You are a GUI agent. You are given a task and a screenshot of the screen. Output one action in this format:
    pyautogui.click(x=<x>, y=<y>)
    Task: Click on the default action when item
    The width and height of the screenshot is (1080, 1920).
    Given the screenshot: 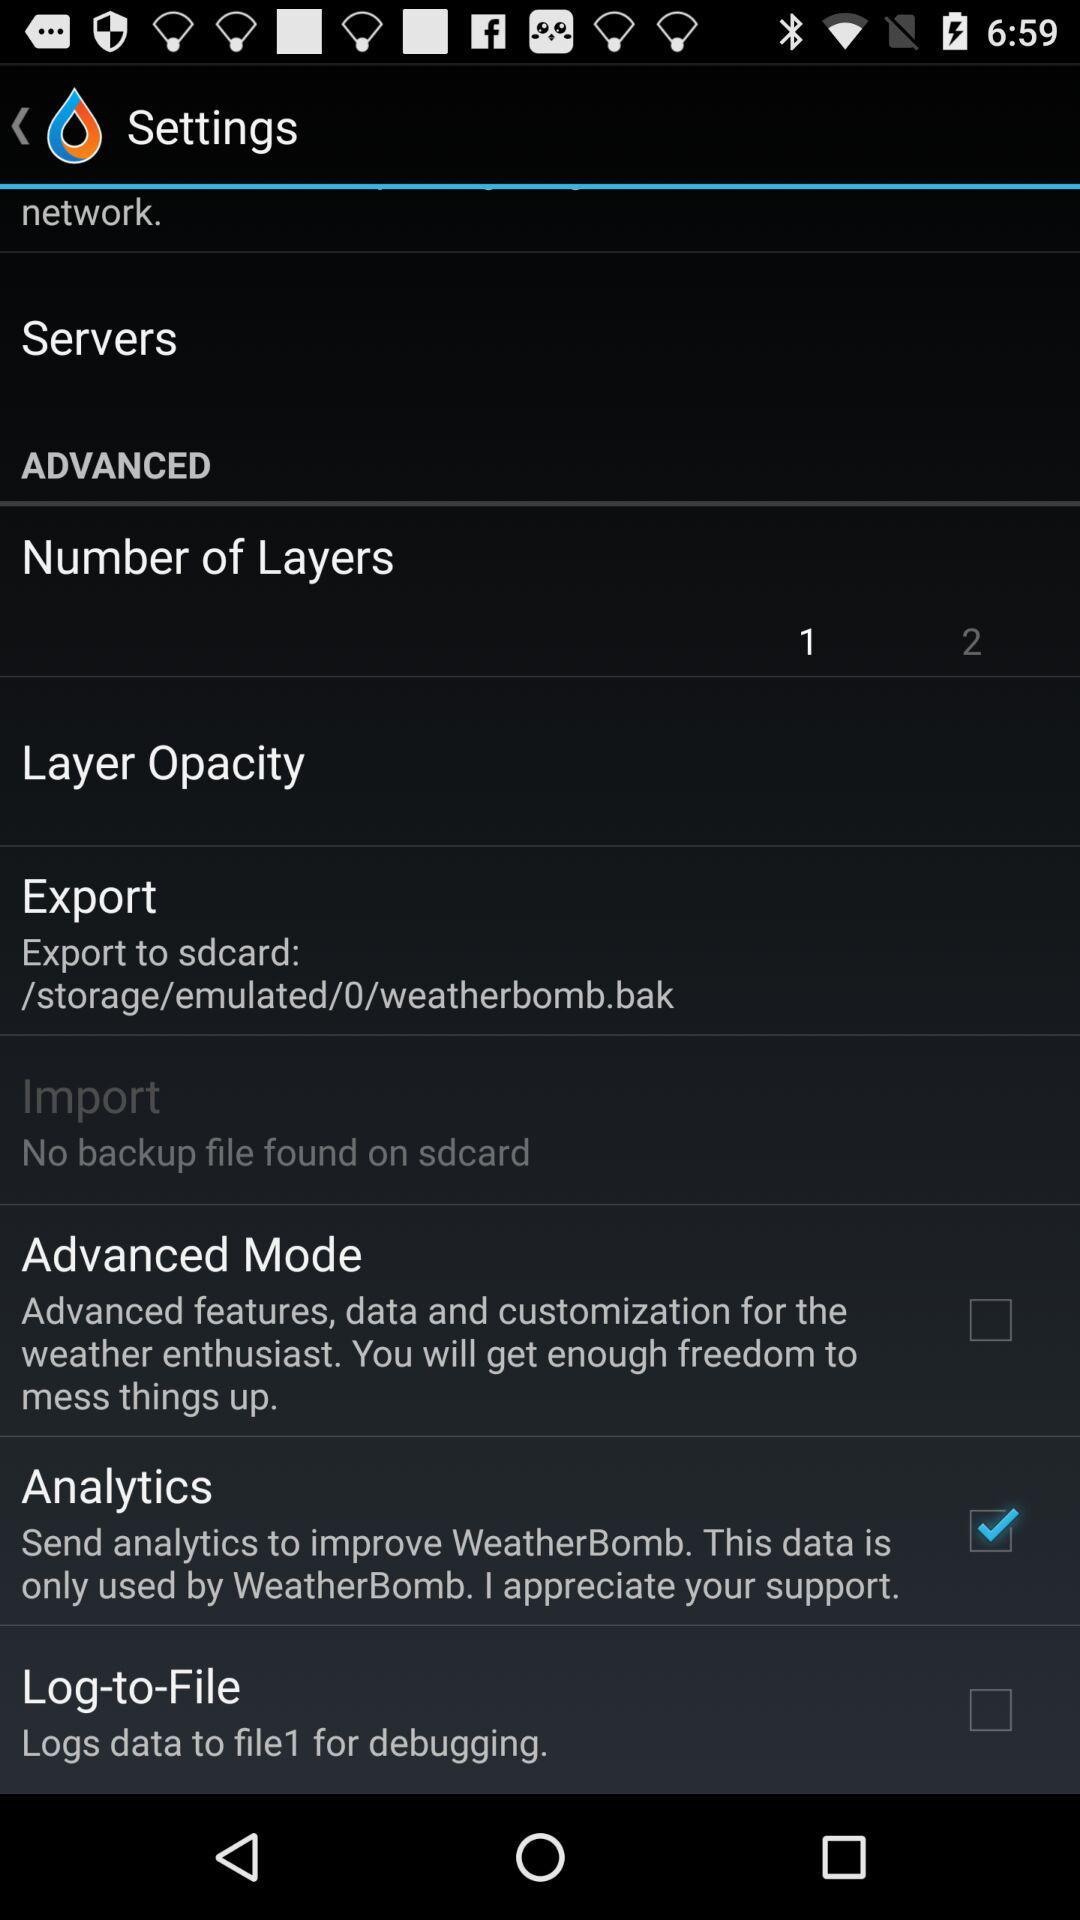 What is the action you would take?
    pyautogui.click(x=525, y=212)
    